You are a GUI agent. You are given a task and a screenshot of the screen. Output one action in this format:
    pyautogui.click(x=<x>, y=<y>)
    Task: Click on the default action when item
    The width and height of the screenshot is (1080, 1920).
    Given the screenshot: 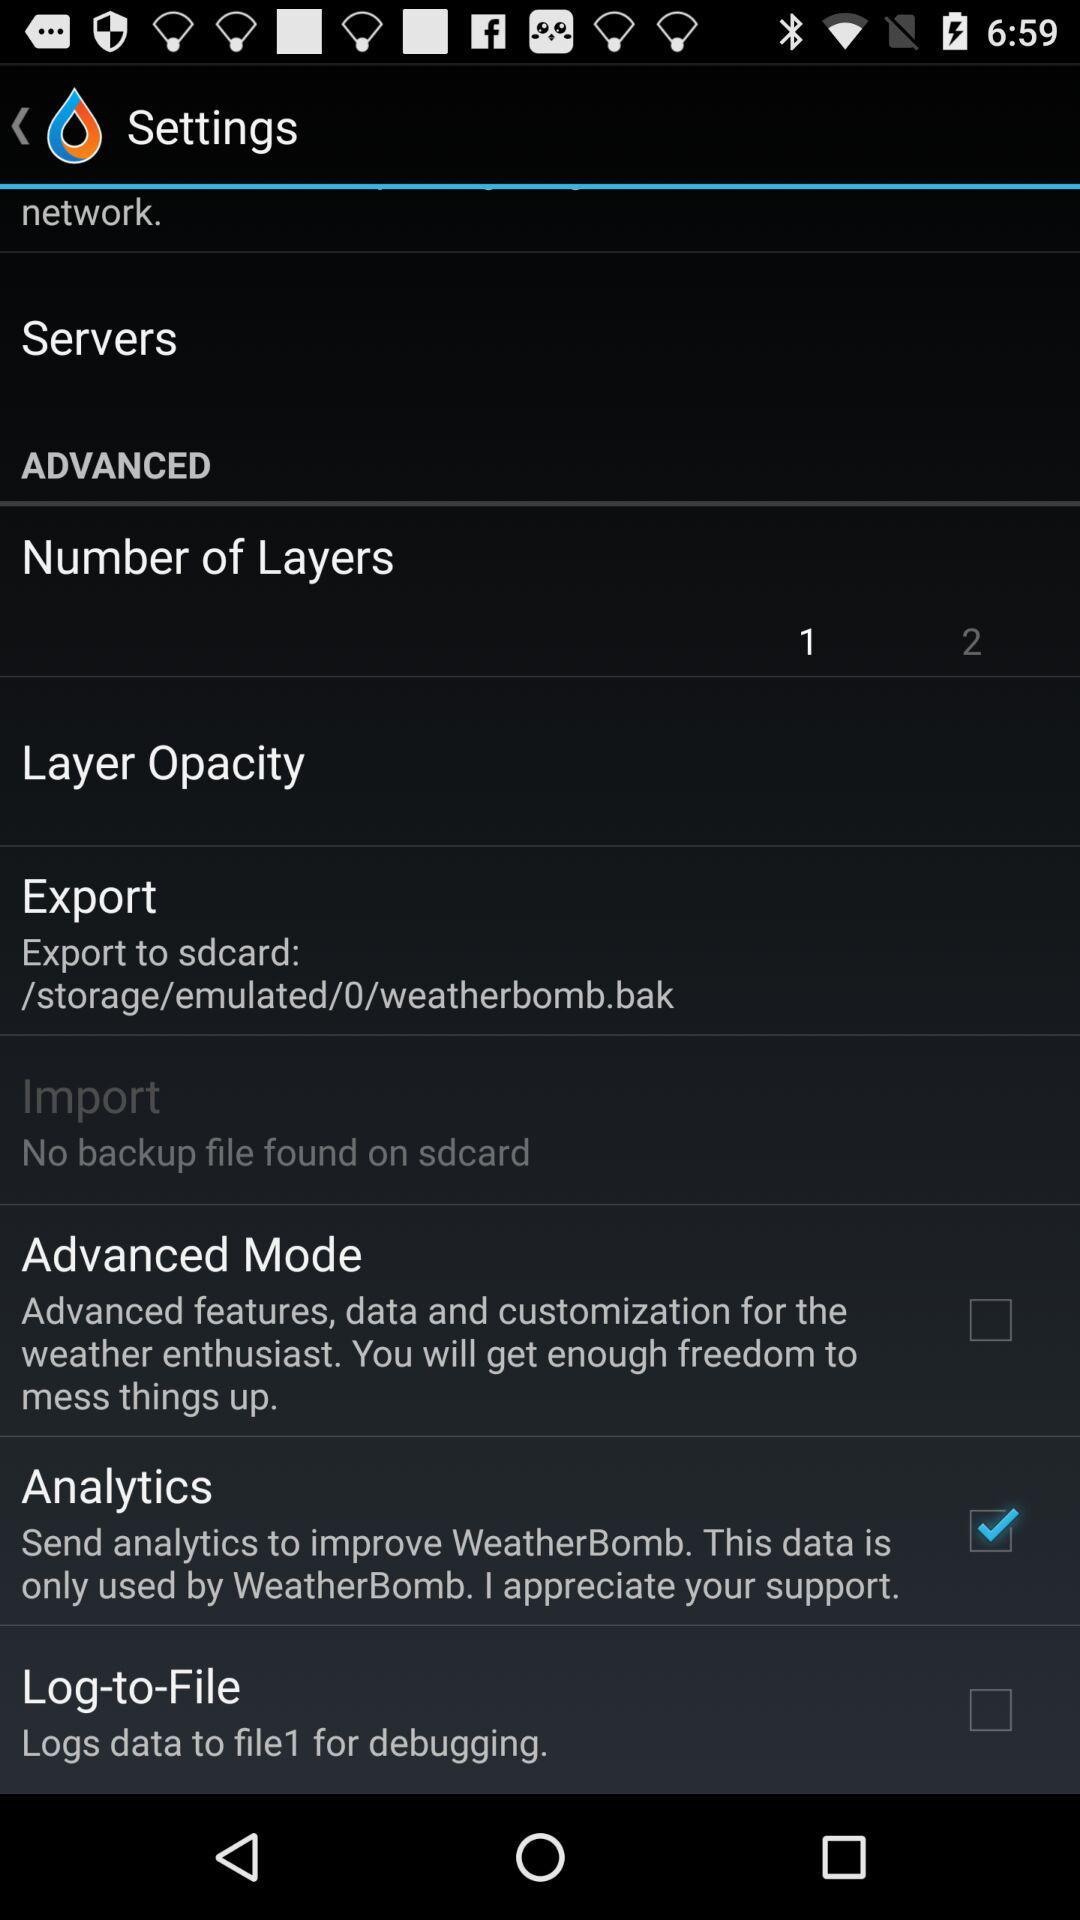 What is the action you would take?
    pyautogui.click(x=525, y=212)
    